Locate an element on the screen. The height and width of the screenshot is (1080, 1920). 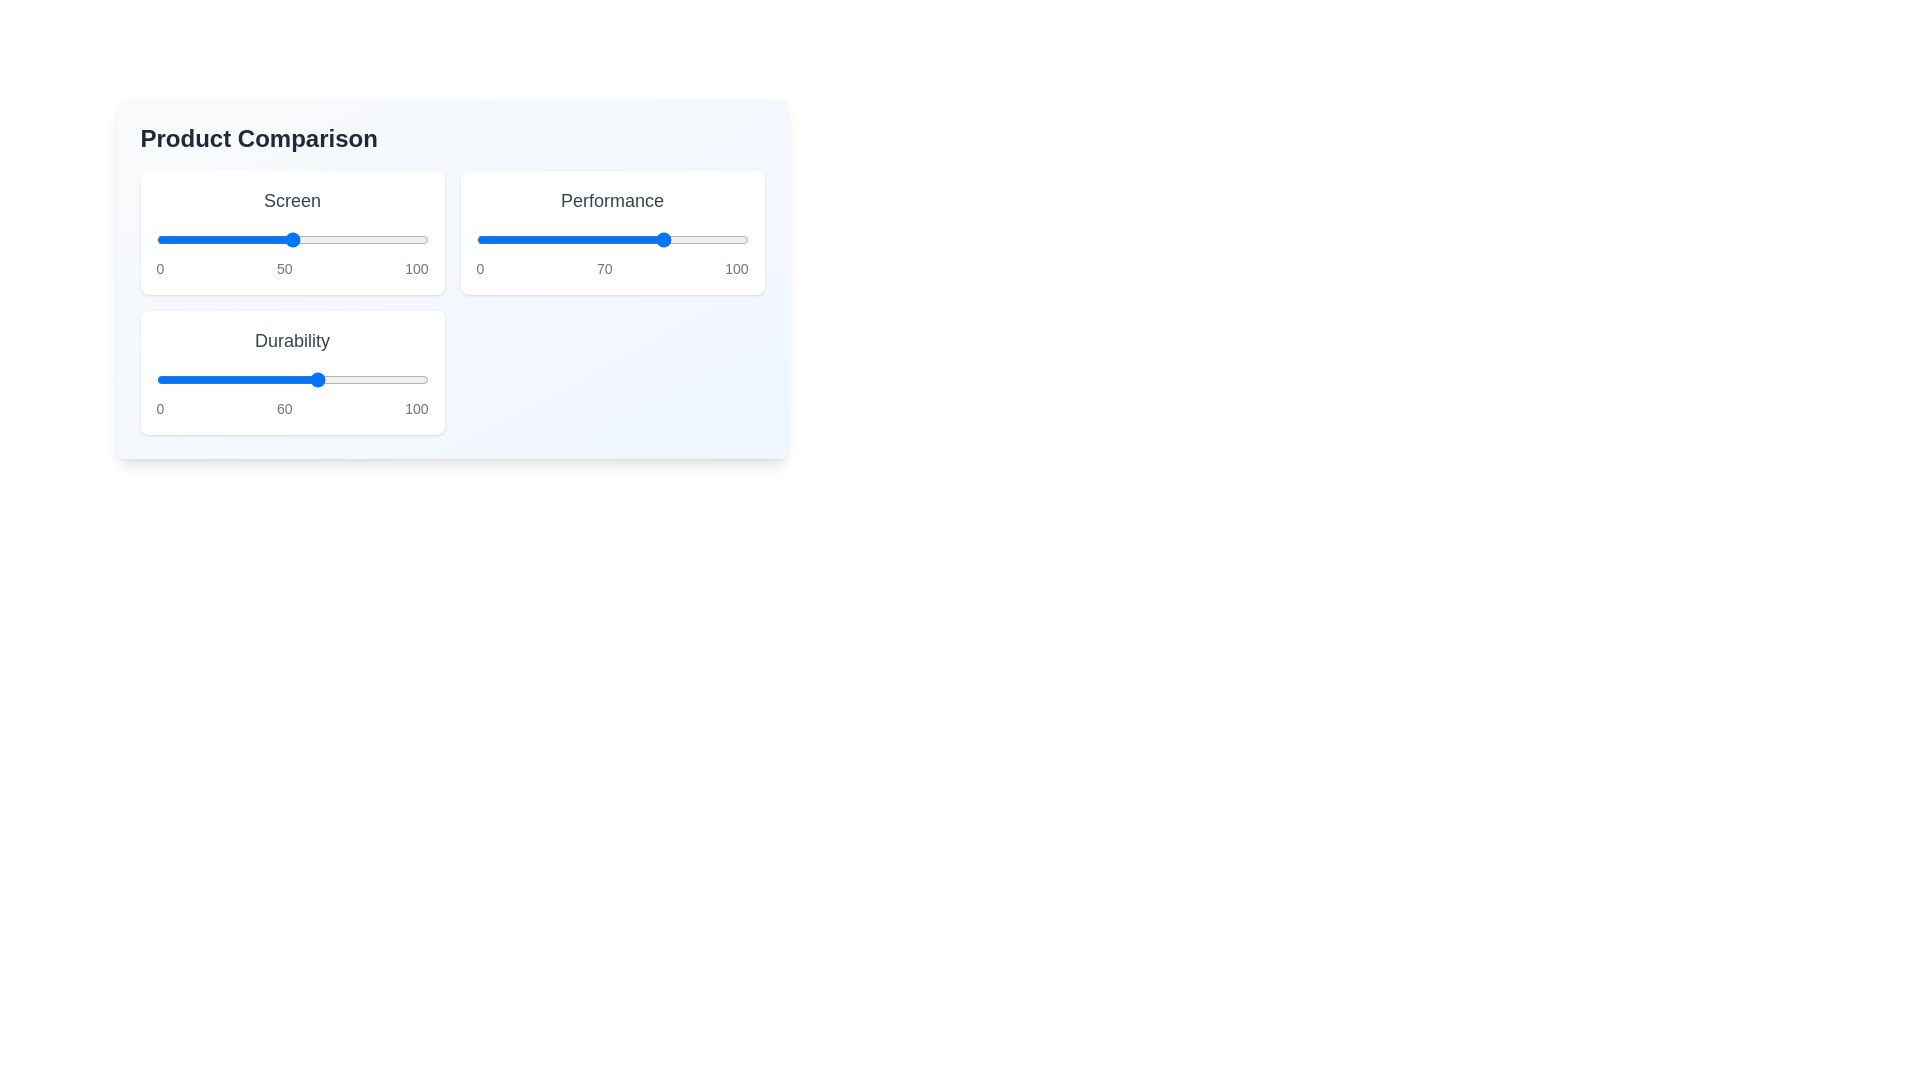
the 'Screen' slider to the value 32 is located at coordinates (242, 238).